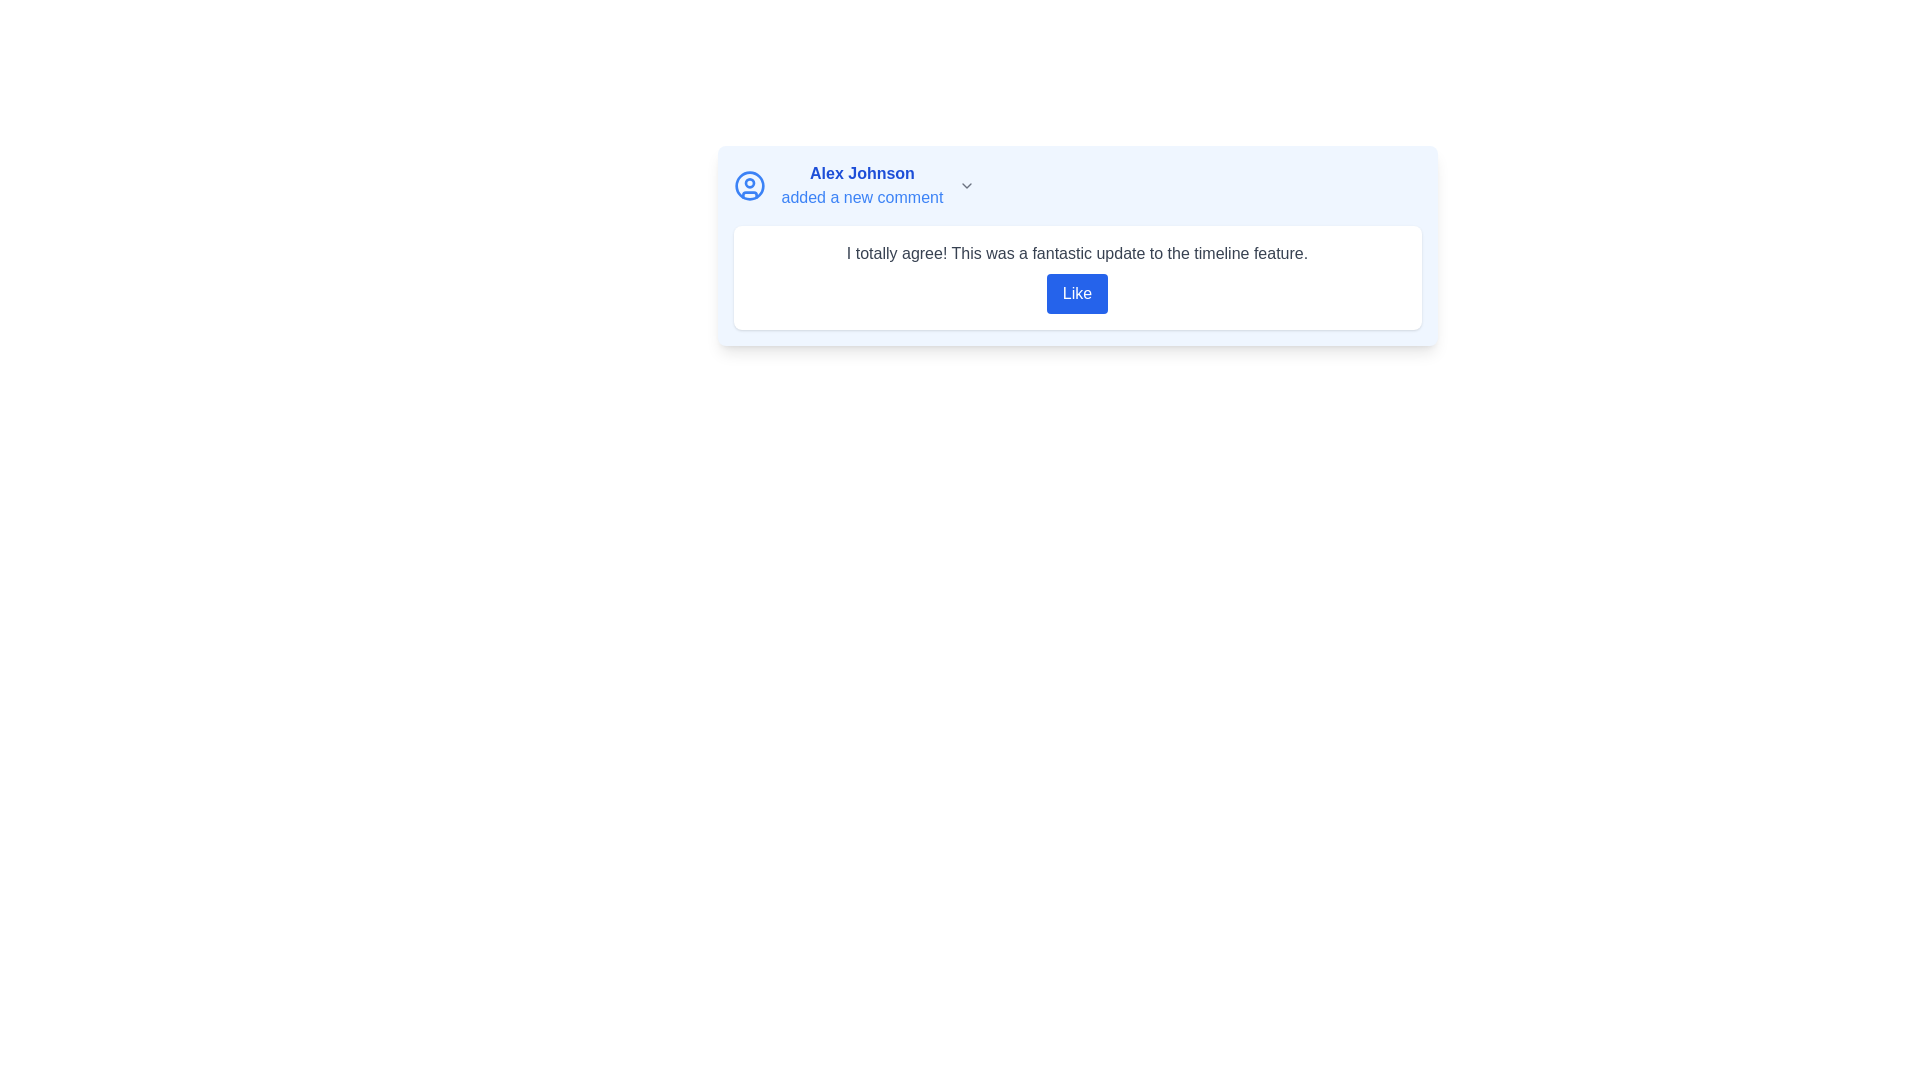  What do you see at coordinates (862, 172) in the screenshot?
I see `the Text Label displaying 'Alex Johnson', which is in bold blue font and located at the top-left corner of the comment block` at bounding box center [862, 172].